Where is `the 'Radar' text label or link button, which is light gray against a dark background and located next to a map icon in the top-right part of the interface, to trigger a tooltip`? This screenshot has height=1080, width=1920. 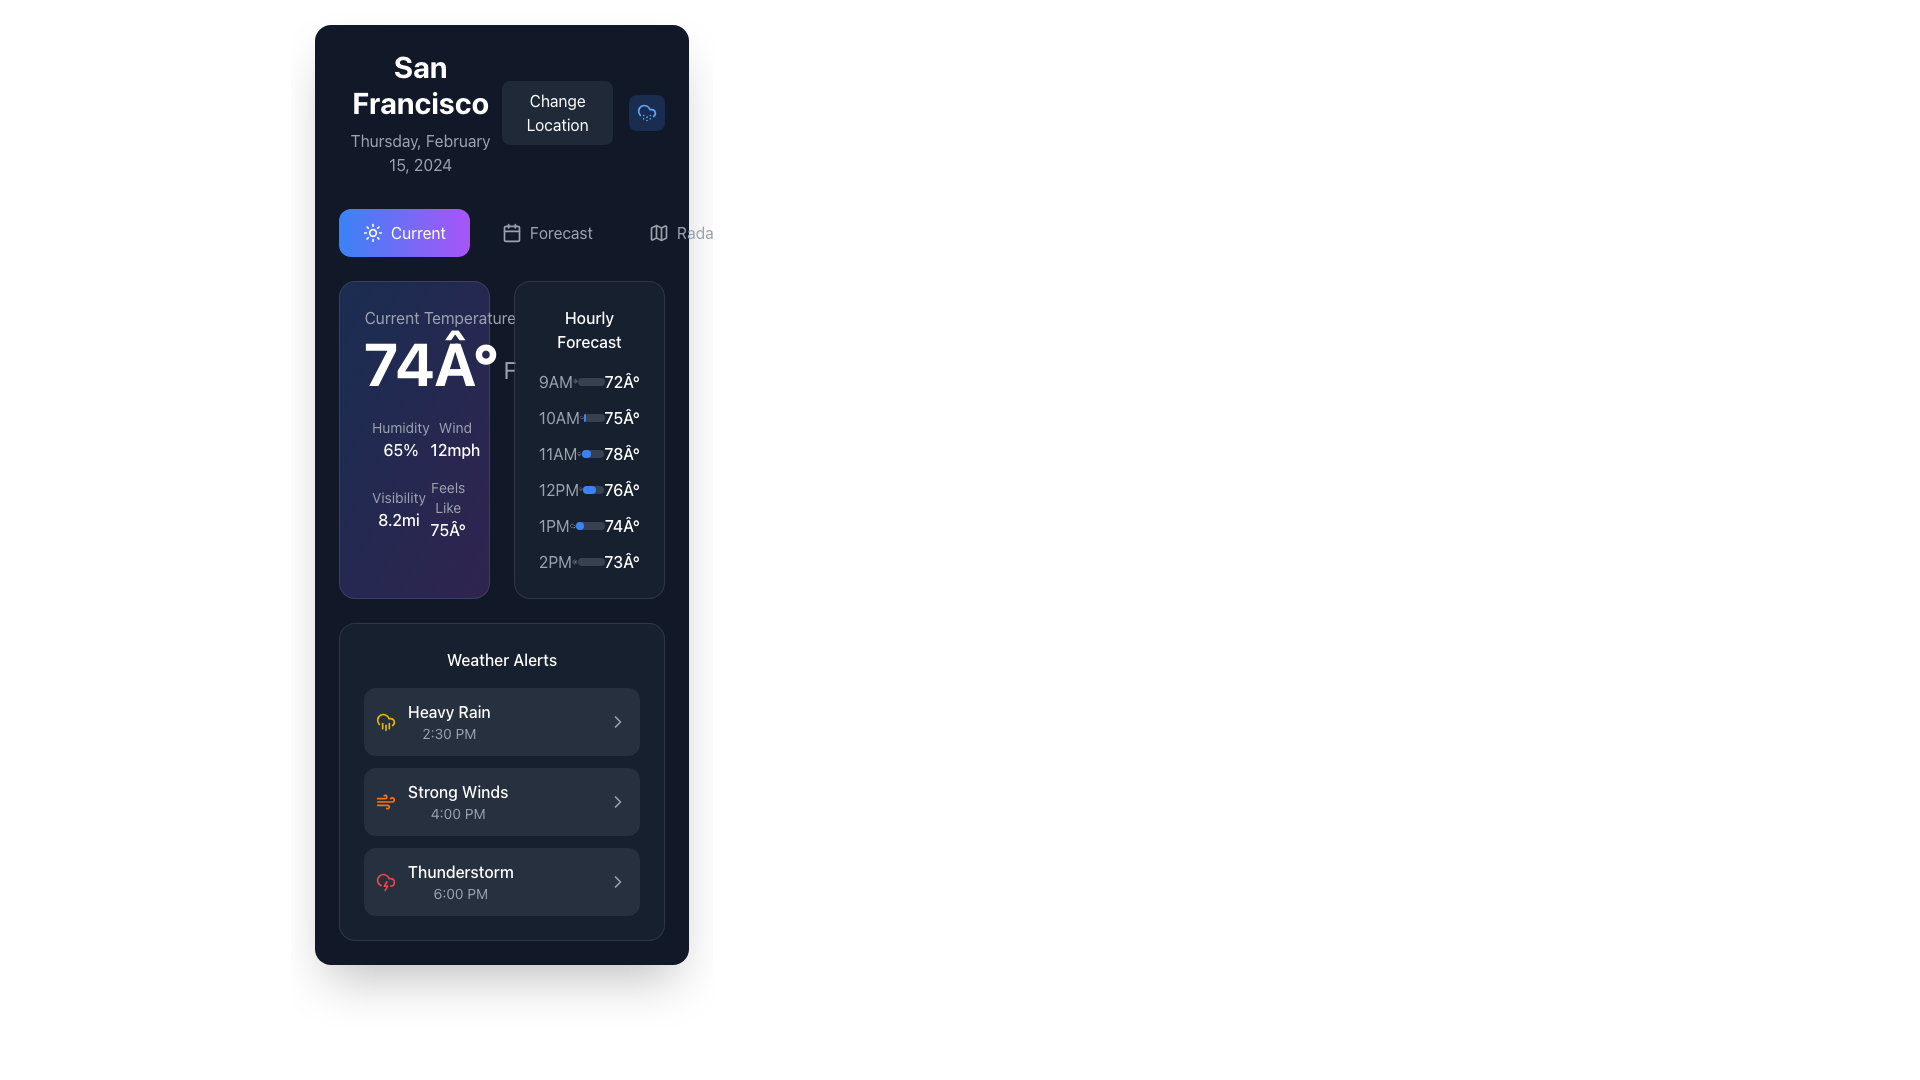
the 'Radar' text label or link button, which is light gray against a dark background and located next to a map icon in the top-right part of the interface, to trigger a tooltip is located at coordinates (698, 231).